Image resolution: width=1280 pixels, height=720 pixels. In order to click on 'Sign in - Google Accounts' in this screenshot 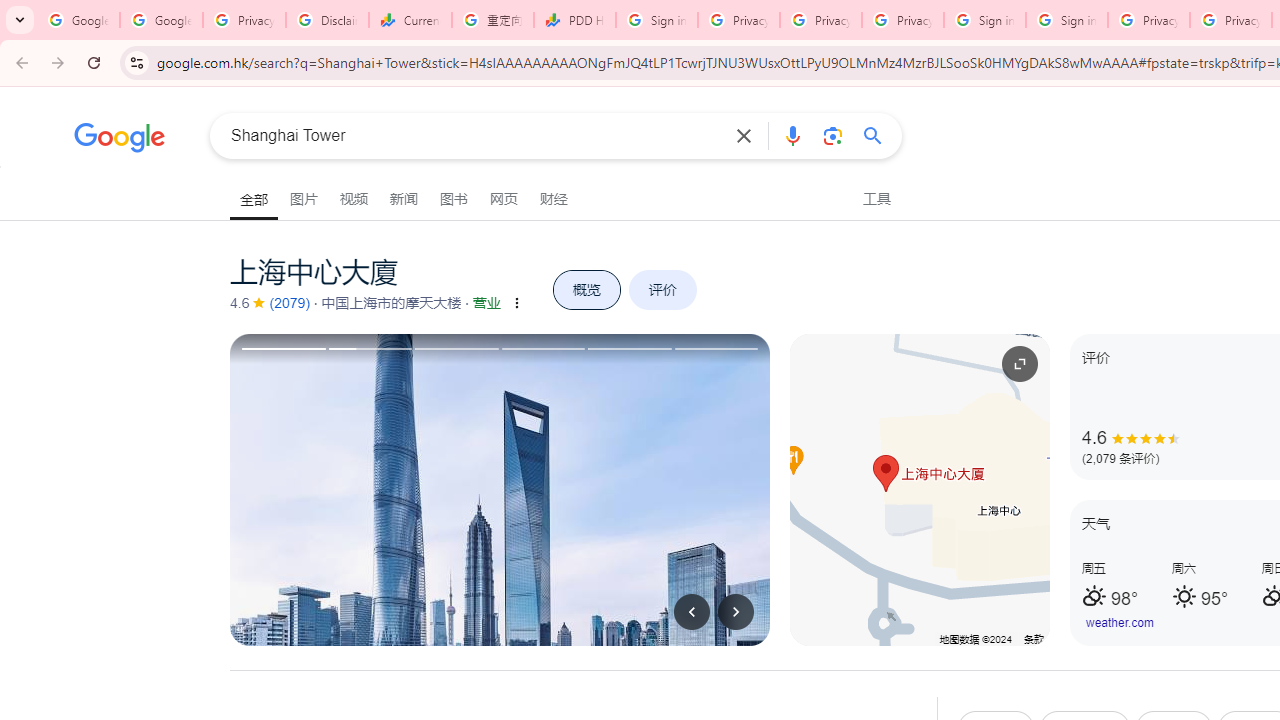, I will do `click(1066, 20)`.